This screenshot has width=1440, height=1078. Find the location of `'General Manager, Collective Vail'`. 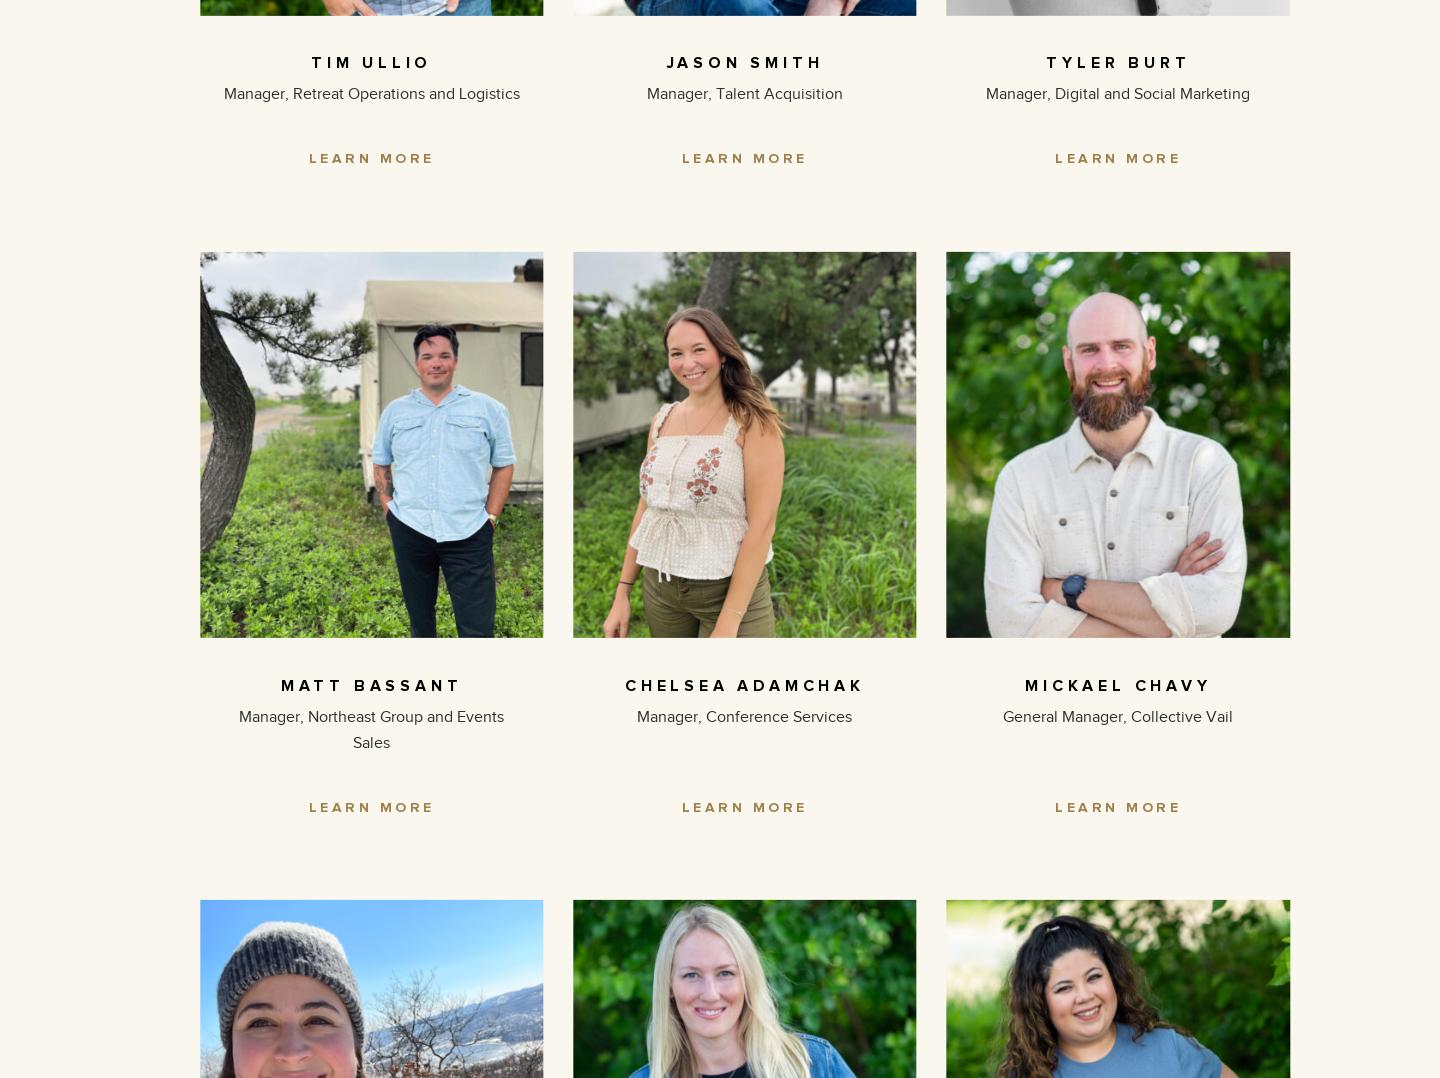

'General Manager, Collective Vail' is located at coordinates (1117, 715).